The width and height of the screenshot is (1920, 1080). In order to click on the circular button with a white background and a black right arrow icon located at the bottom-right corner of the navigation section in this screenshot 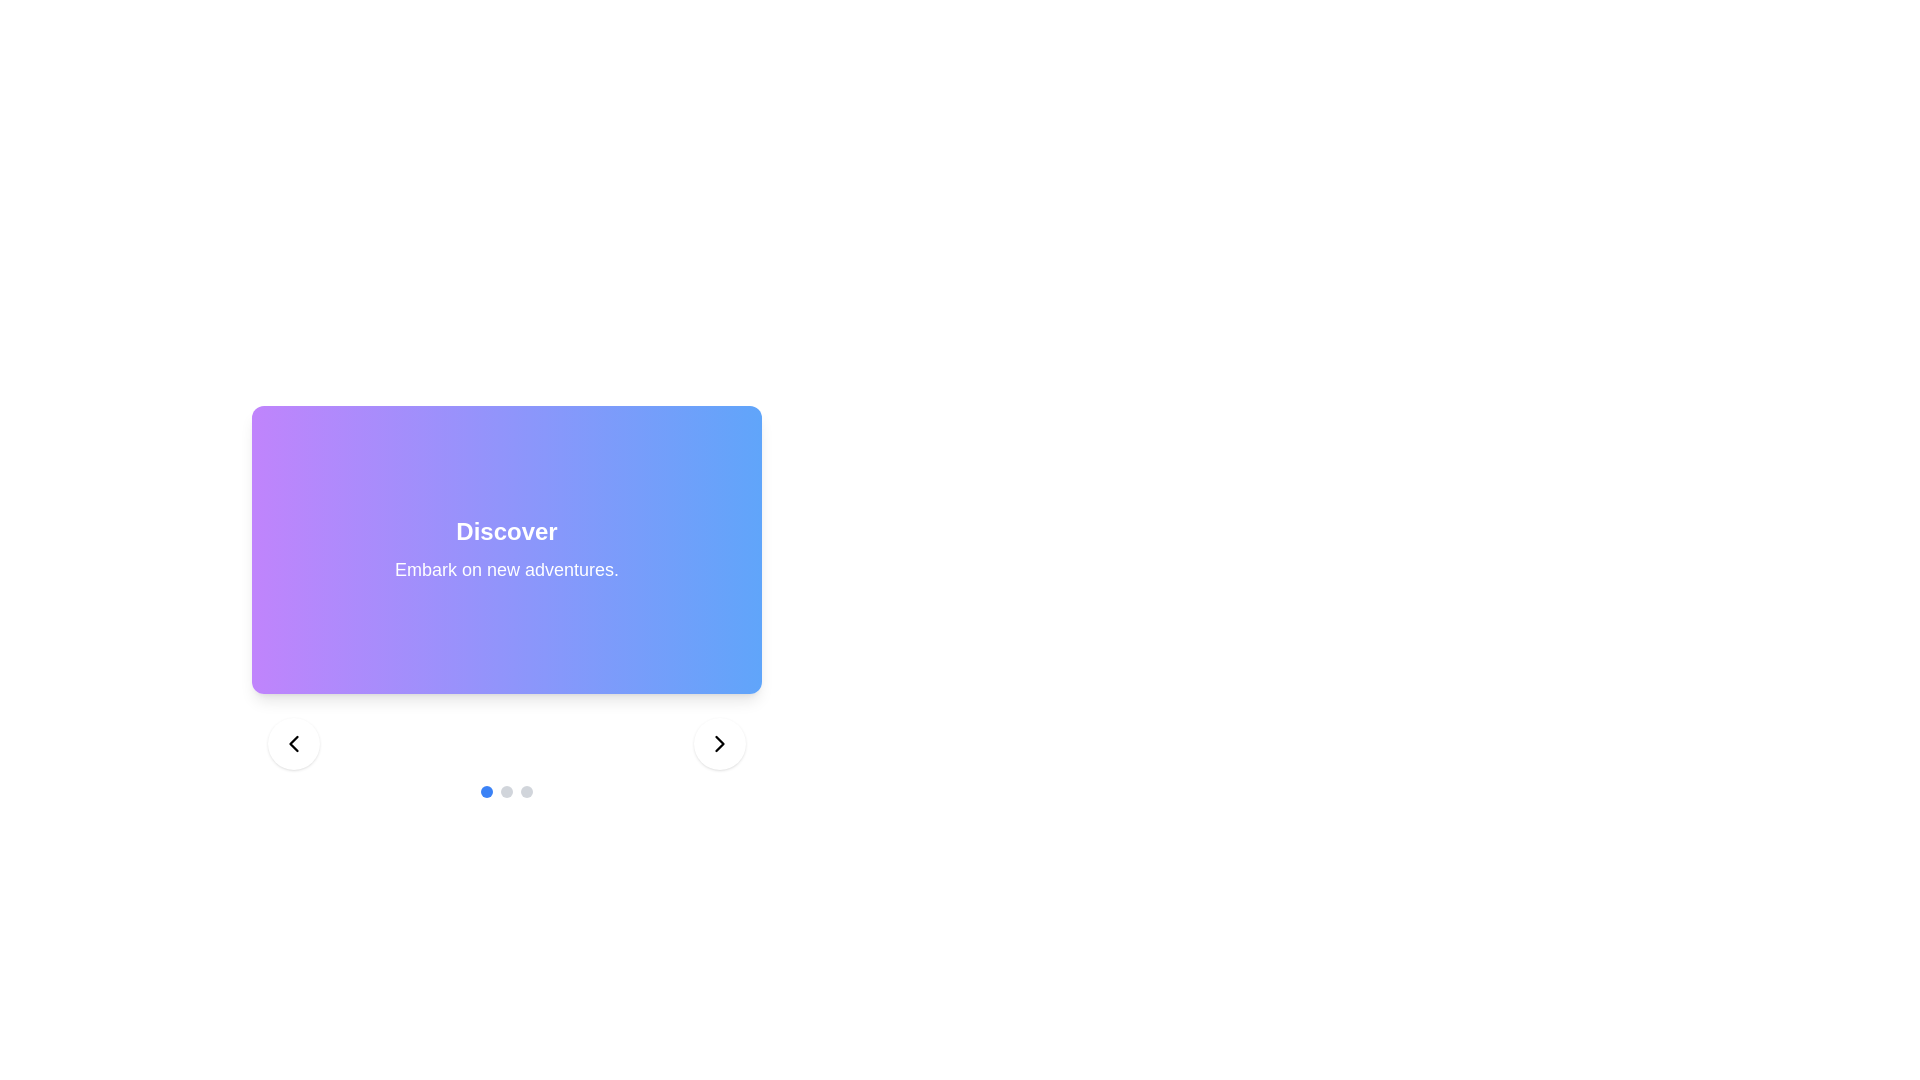, I will do `click(720, 744)`.